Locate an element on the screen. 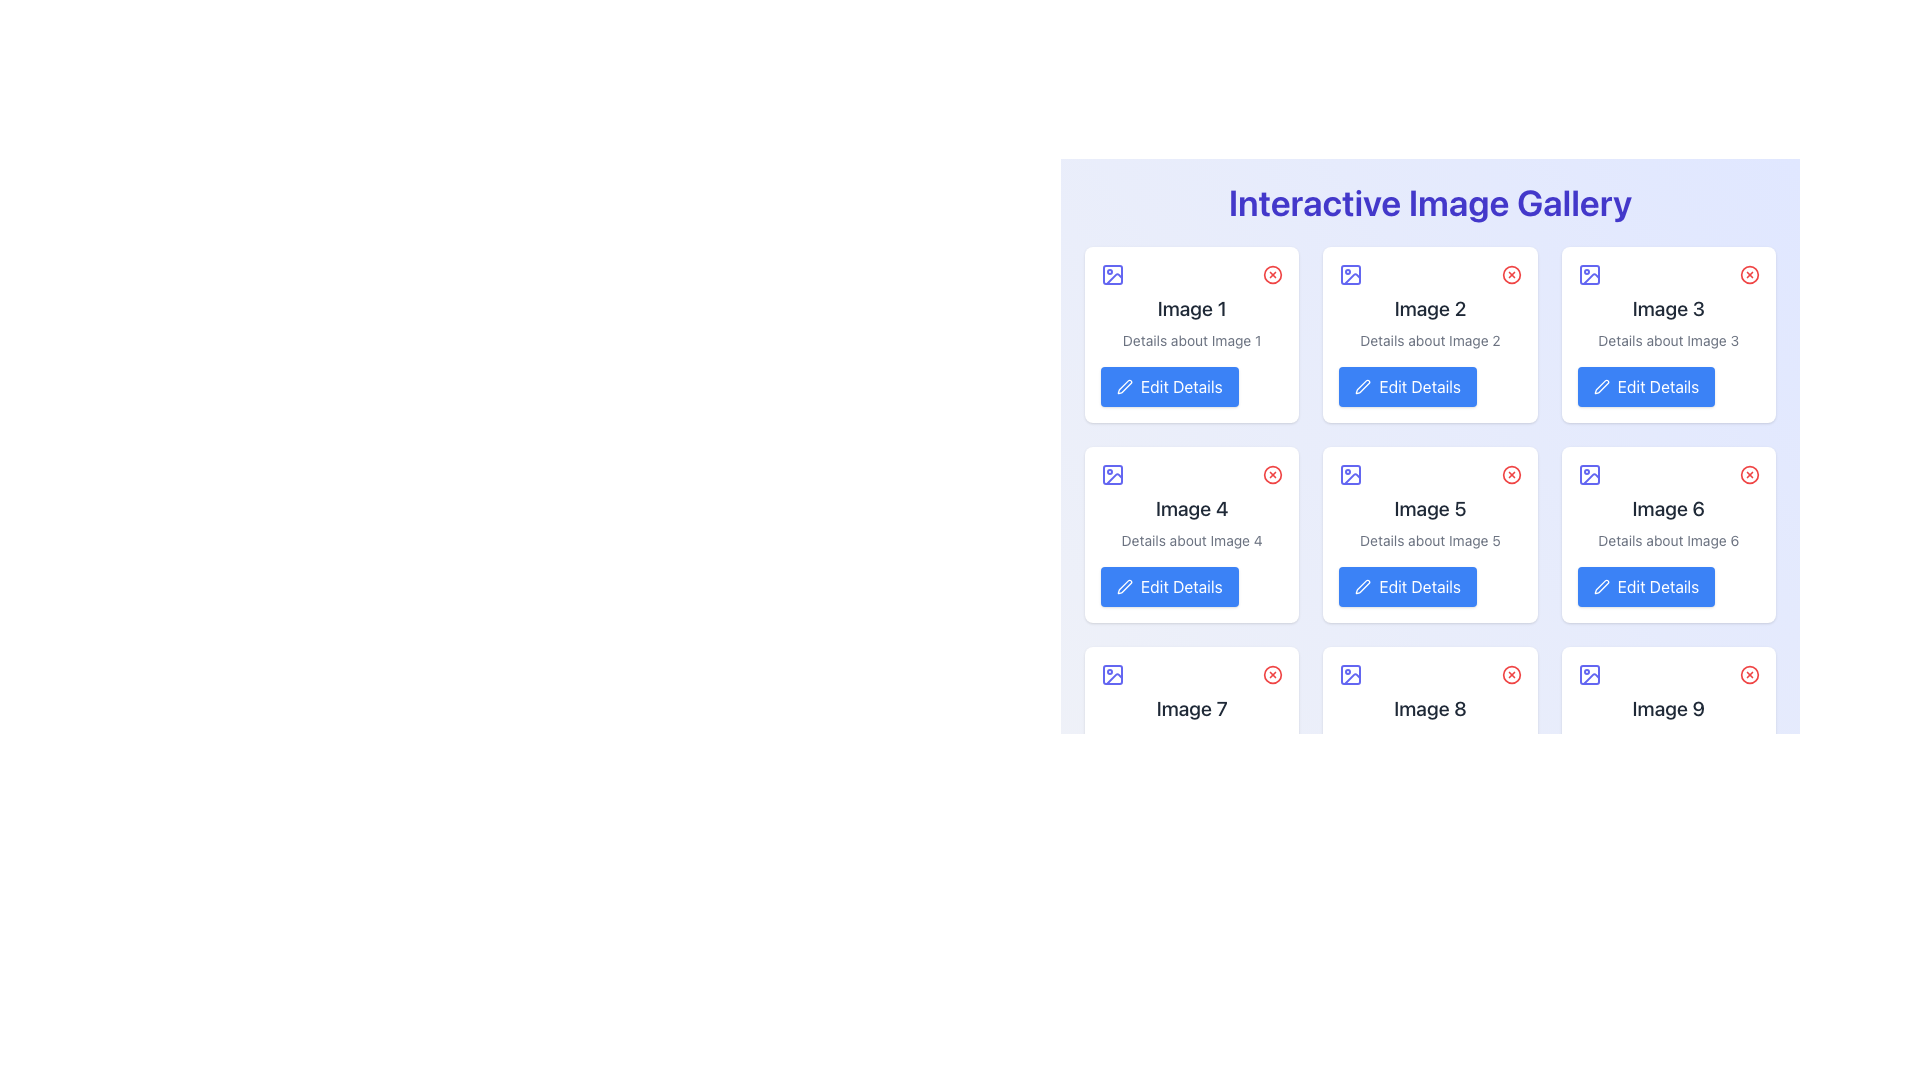 The width and height of the screenshot is (1920, 1080). the text label displaying 'Details about Image 1', which is located below the 'Image 1' title in the card widget is located at coordinates (1192, 339).